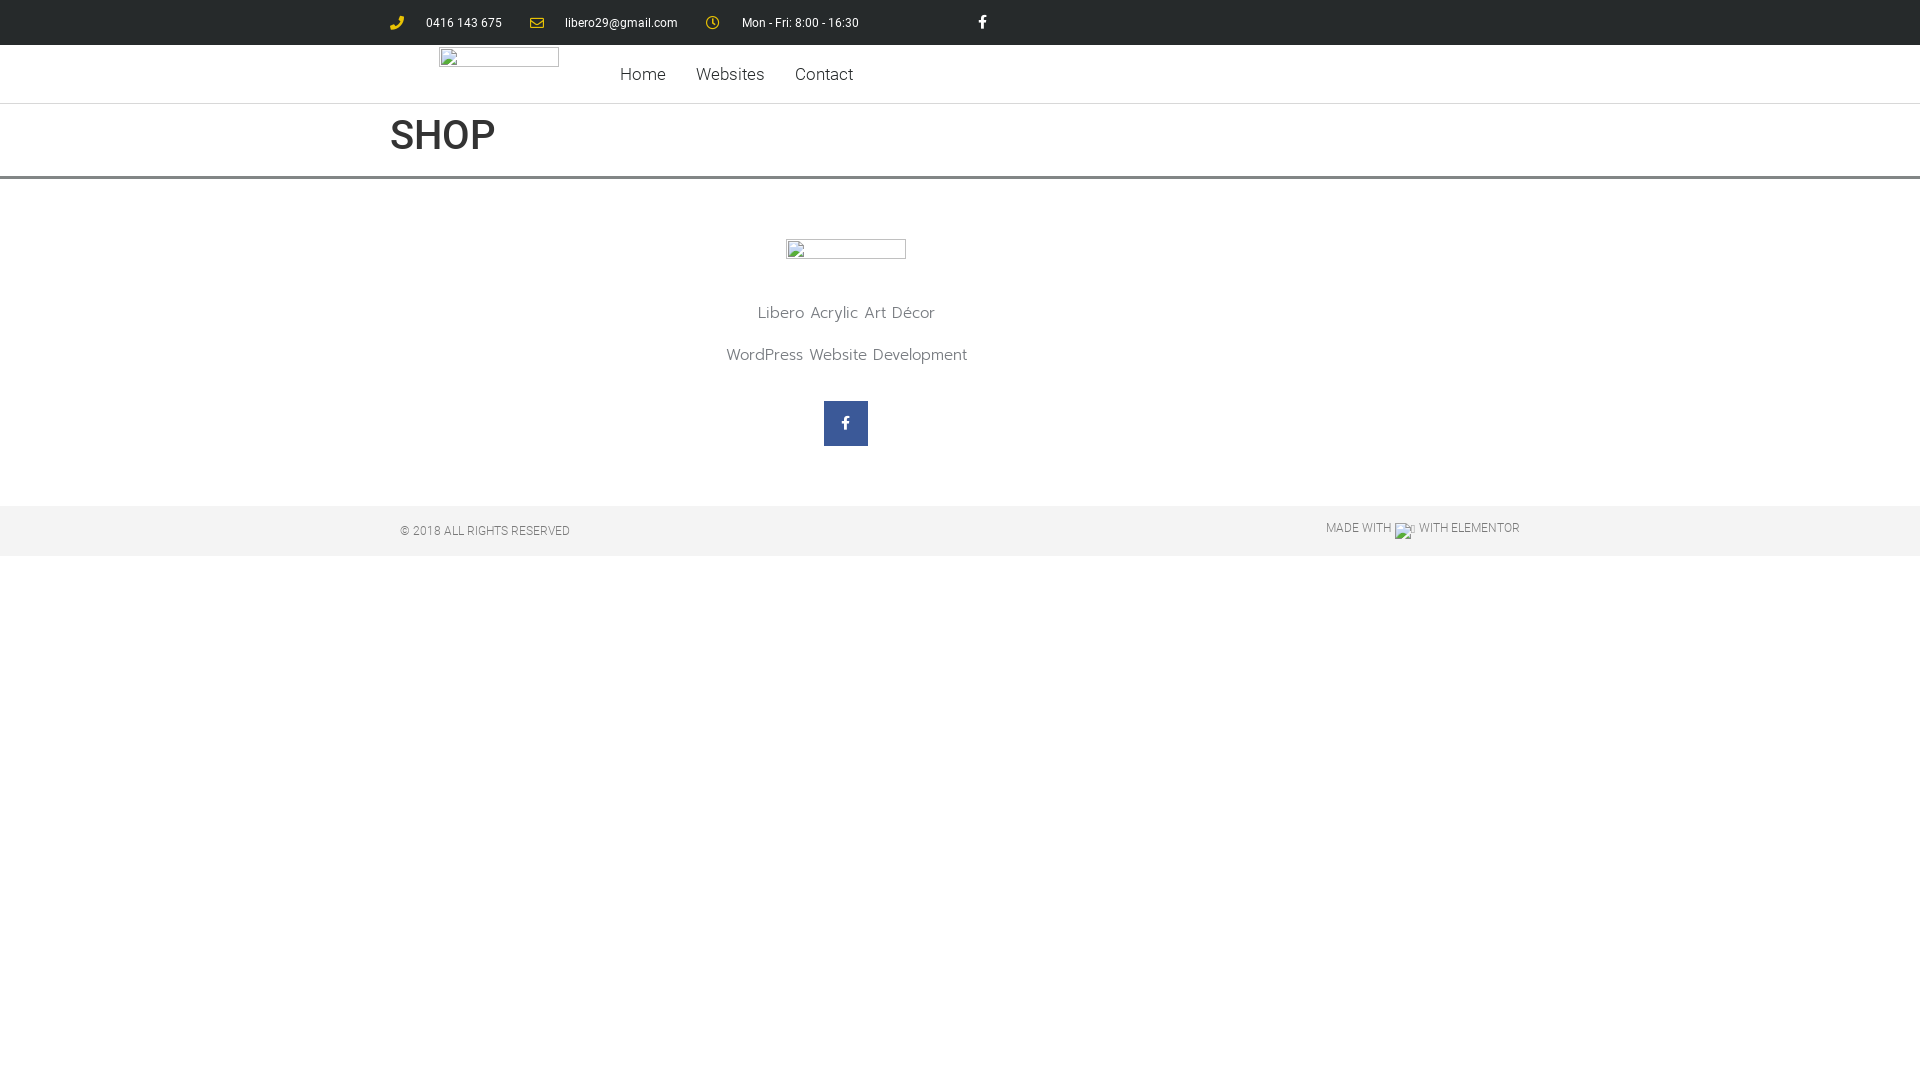 The height and width of the screenshot is (1080, 1920). What do you see at coordinates (729, 72) in the screenshot?
I see `'Websites'` at bounding box center [729, 72].